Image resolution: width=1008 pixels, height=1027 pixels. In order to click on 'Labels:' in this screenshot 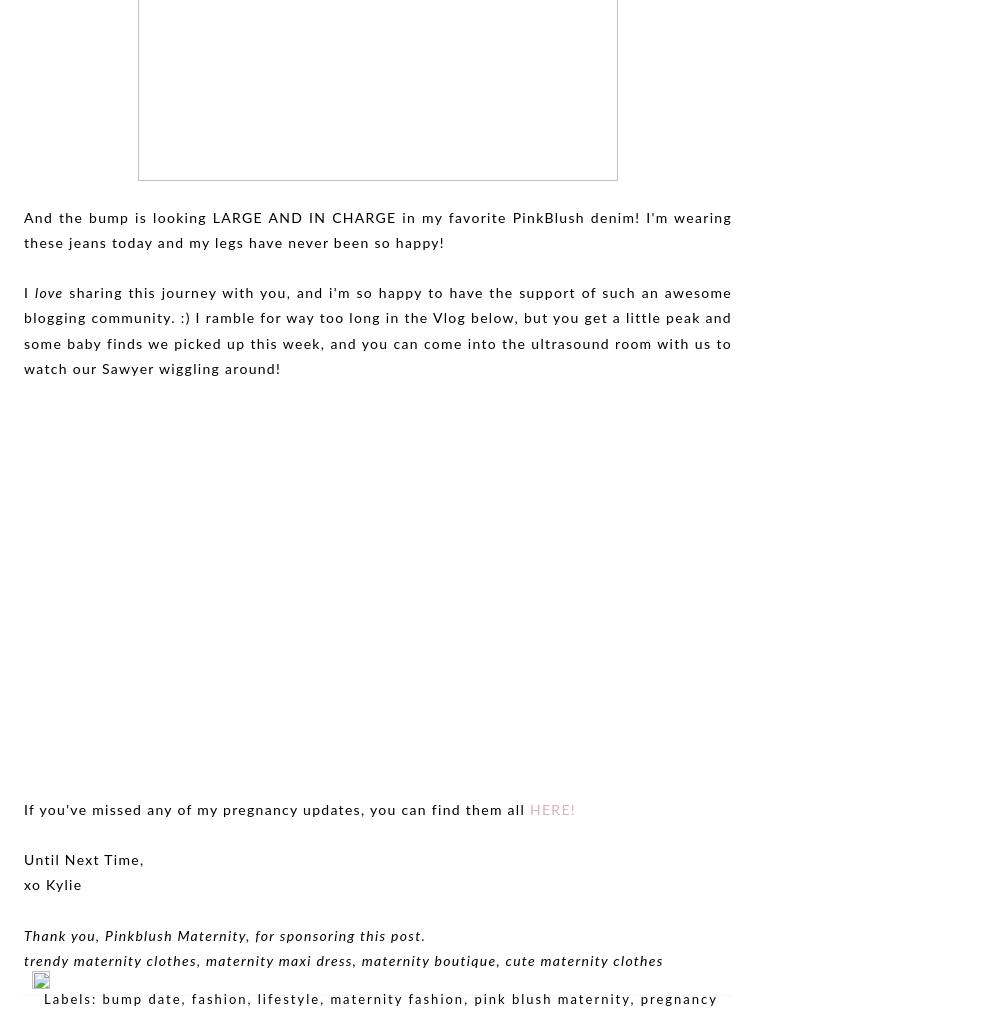, I will do `click(72, 999)`.